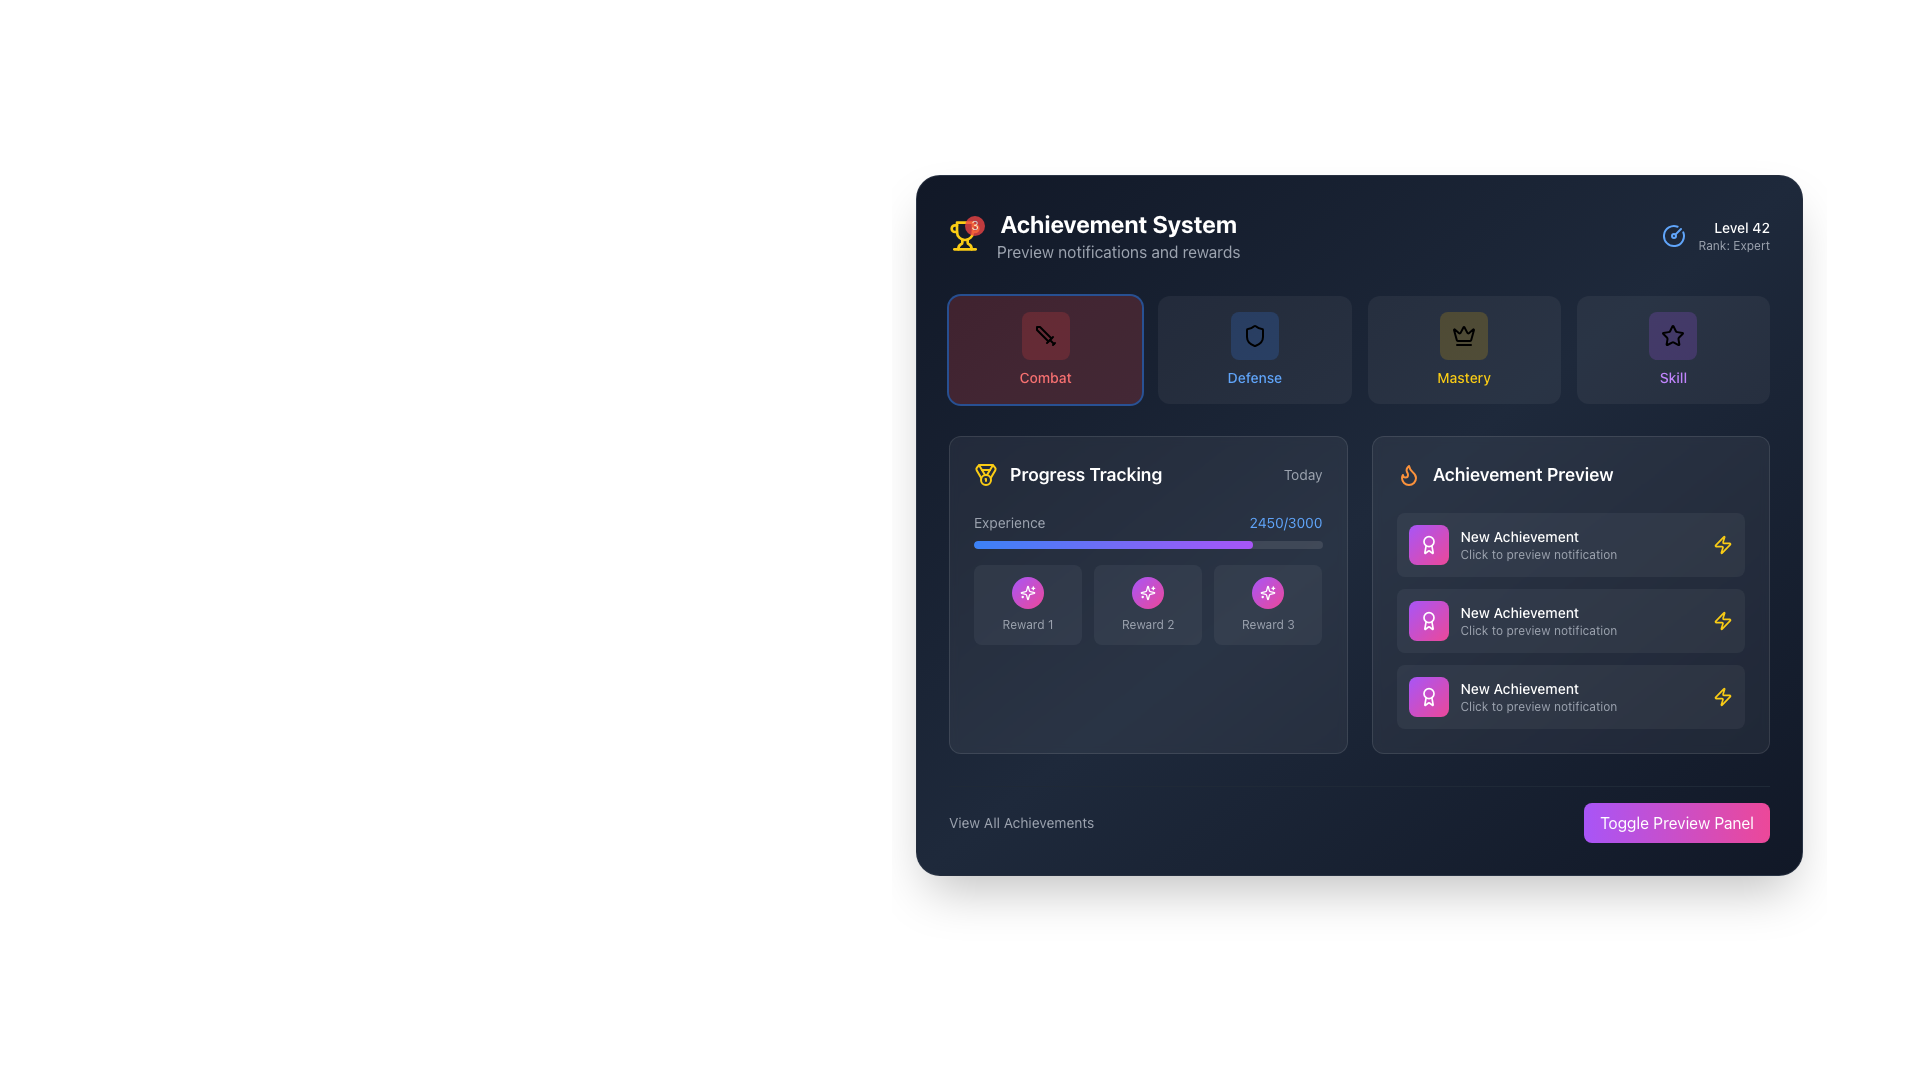  What do you see at coordinates (1733, 226) in the screenshot?
I see `the text label displaying 'Level 42', which is styled in a small white font and located at the top-right corner of the interface` at bounding box center [1733, 226].